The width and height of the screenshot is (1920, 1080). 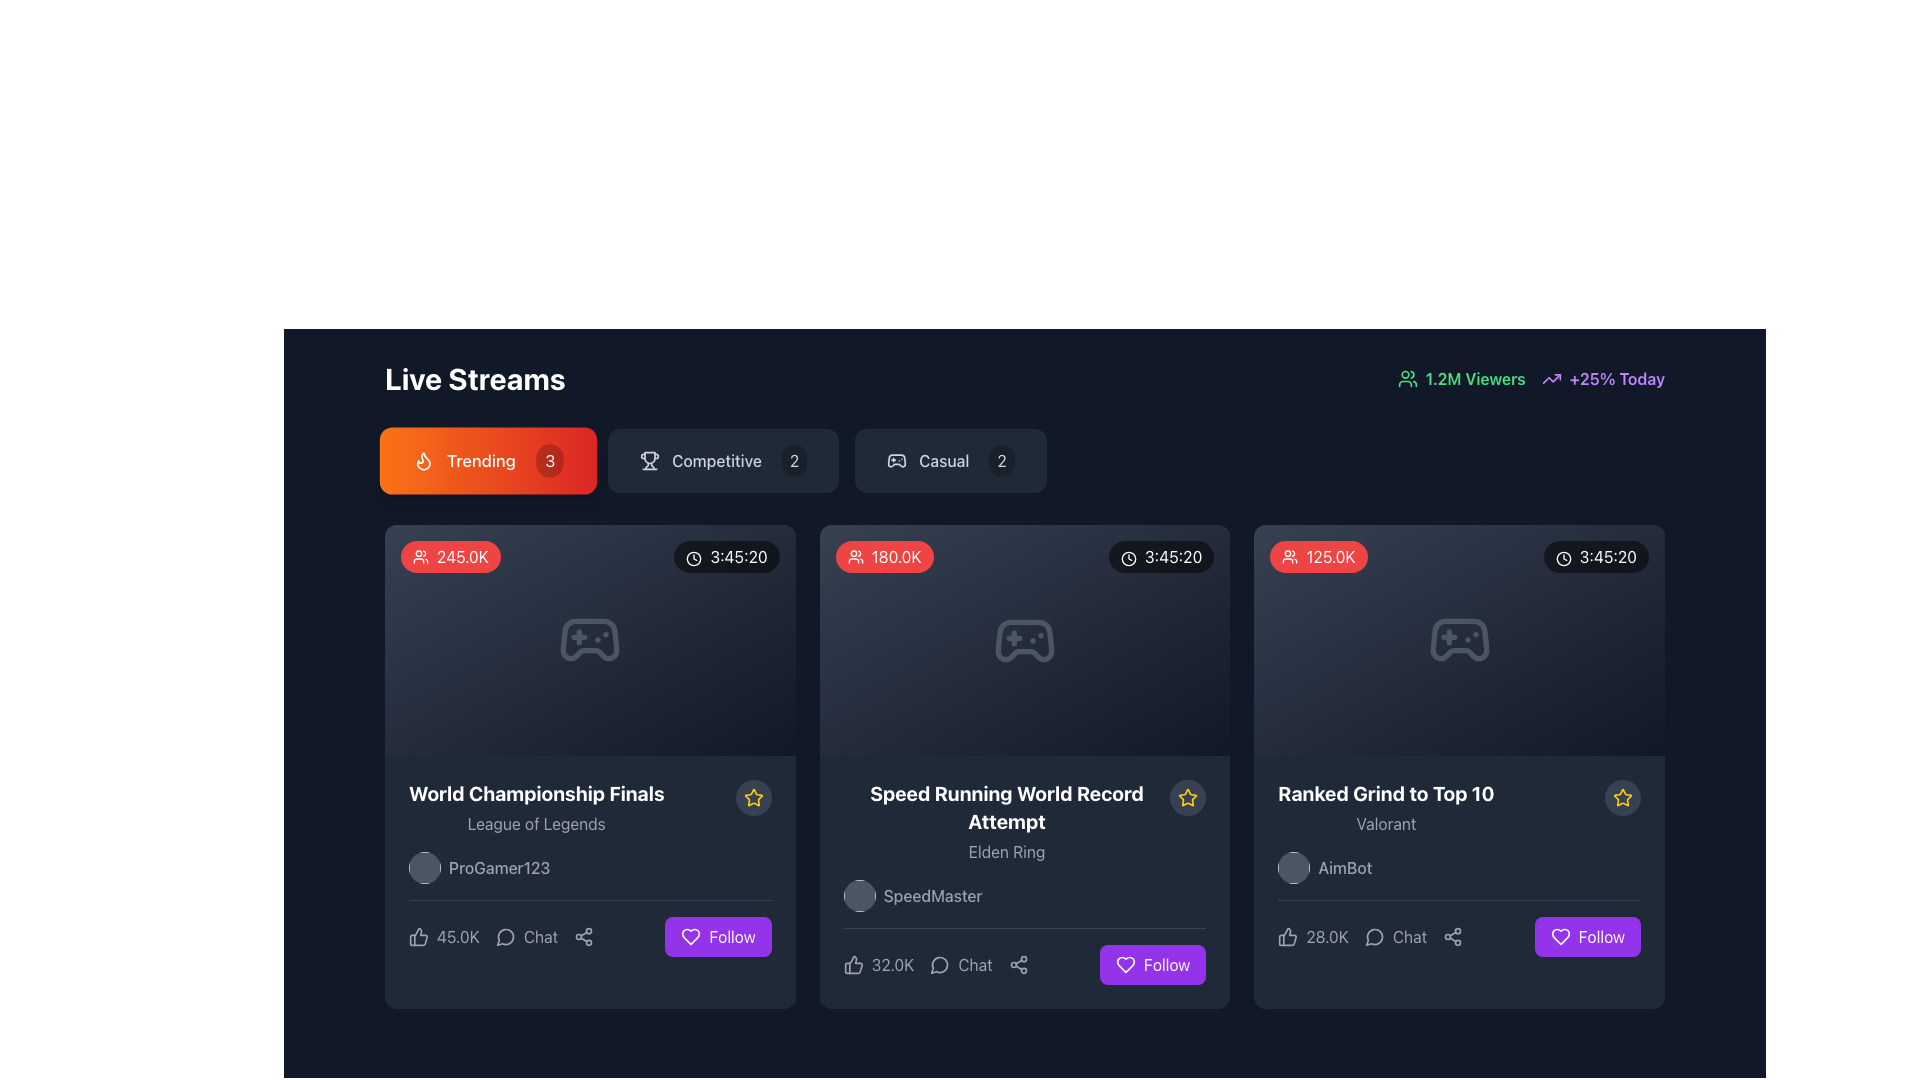 I want to click on the text label displaying 'League of Legends', which is styled in a smaller, gray font and positioned directly below the bold title 'World Championship Finals', so click(x=536, y=823).